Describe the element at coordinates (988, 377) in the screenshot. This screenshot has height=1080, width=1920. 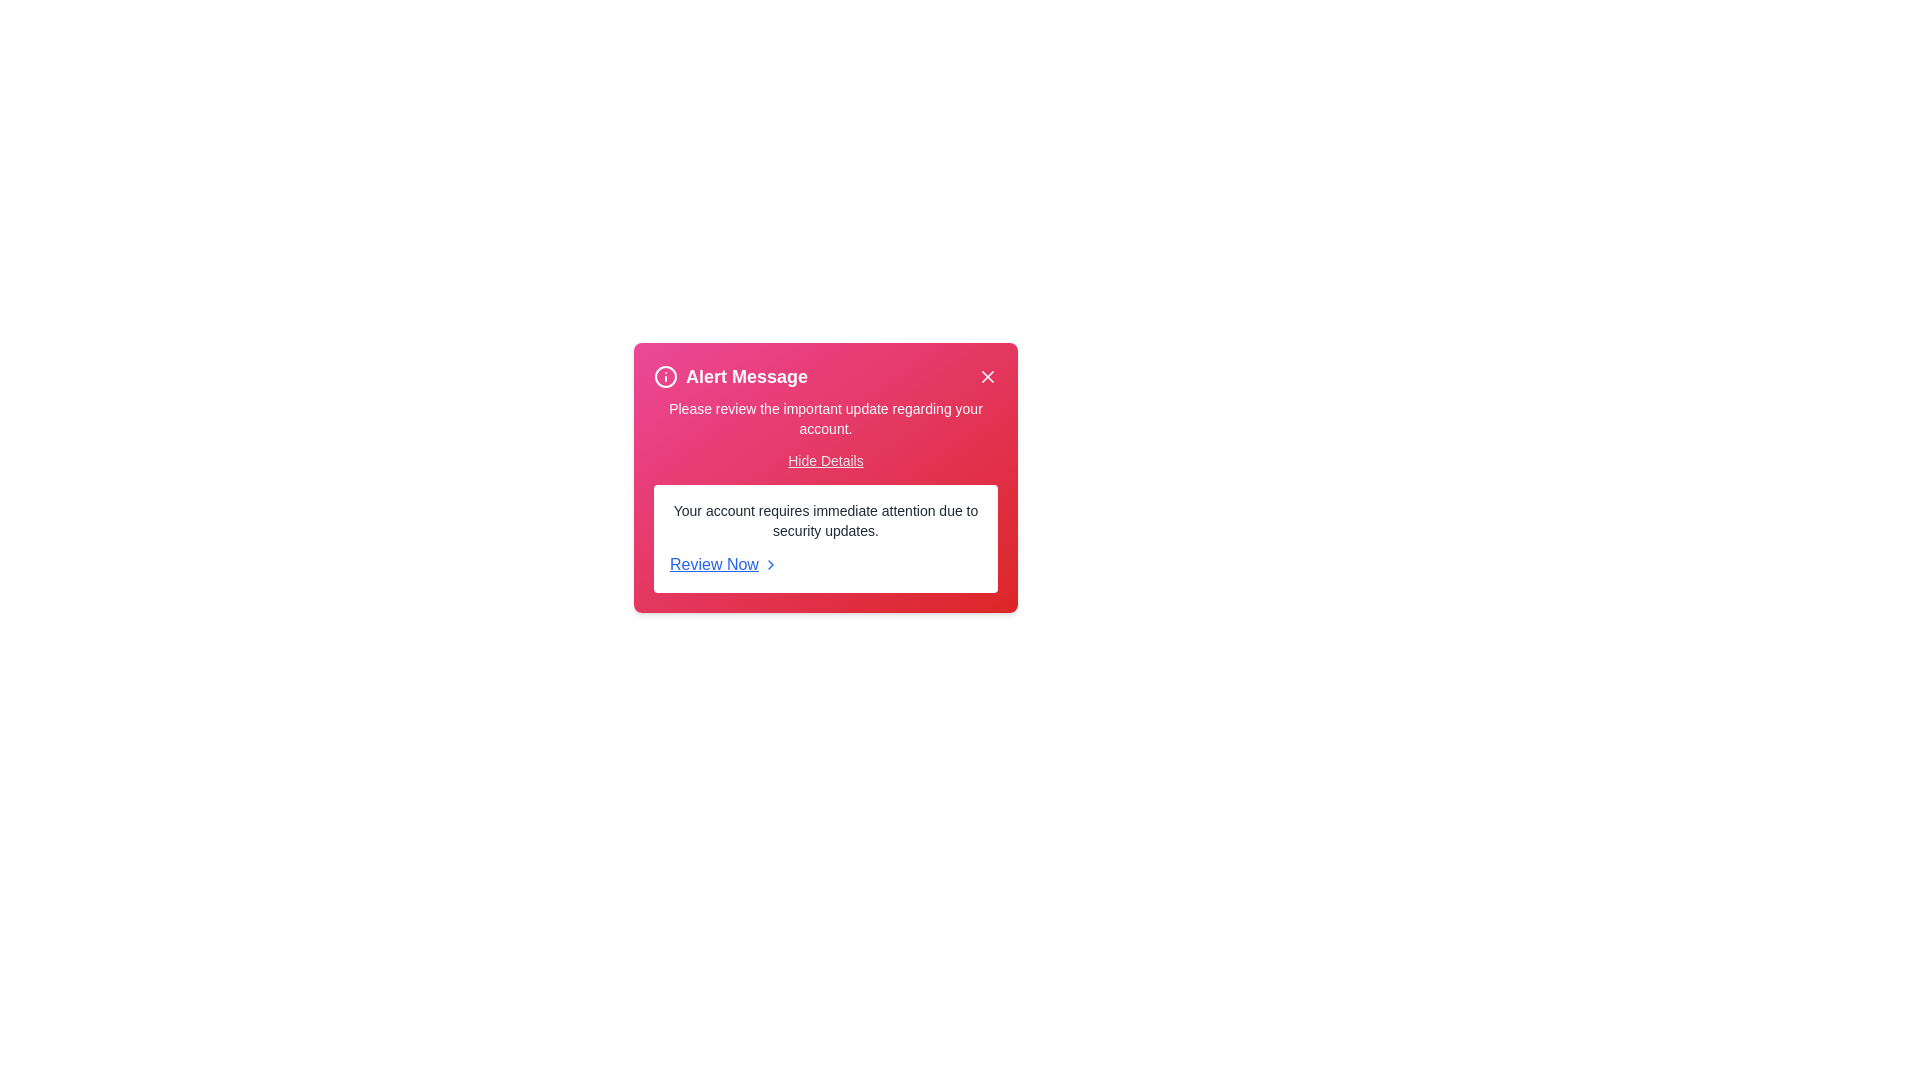
I see `the close button to dismiss the alert` at that location.